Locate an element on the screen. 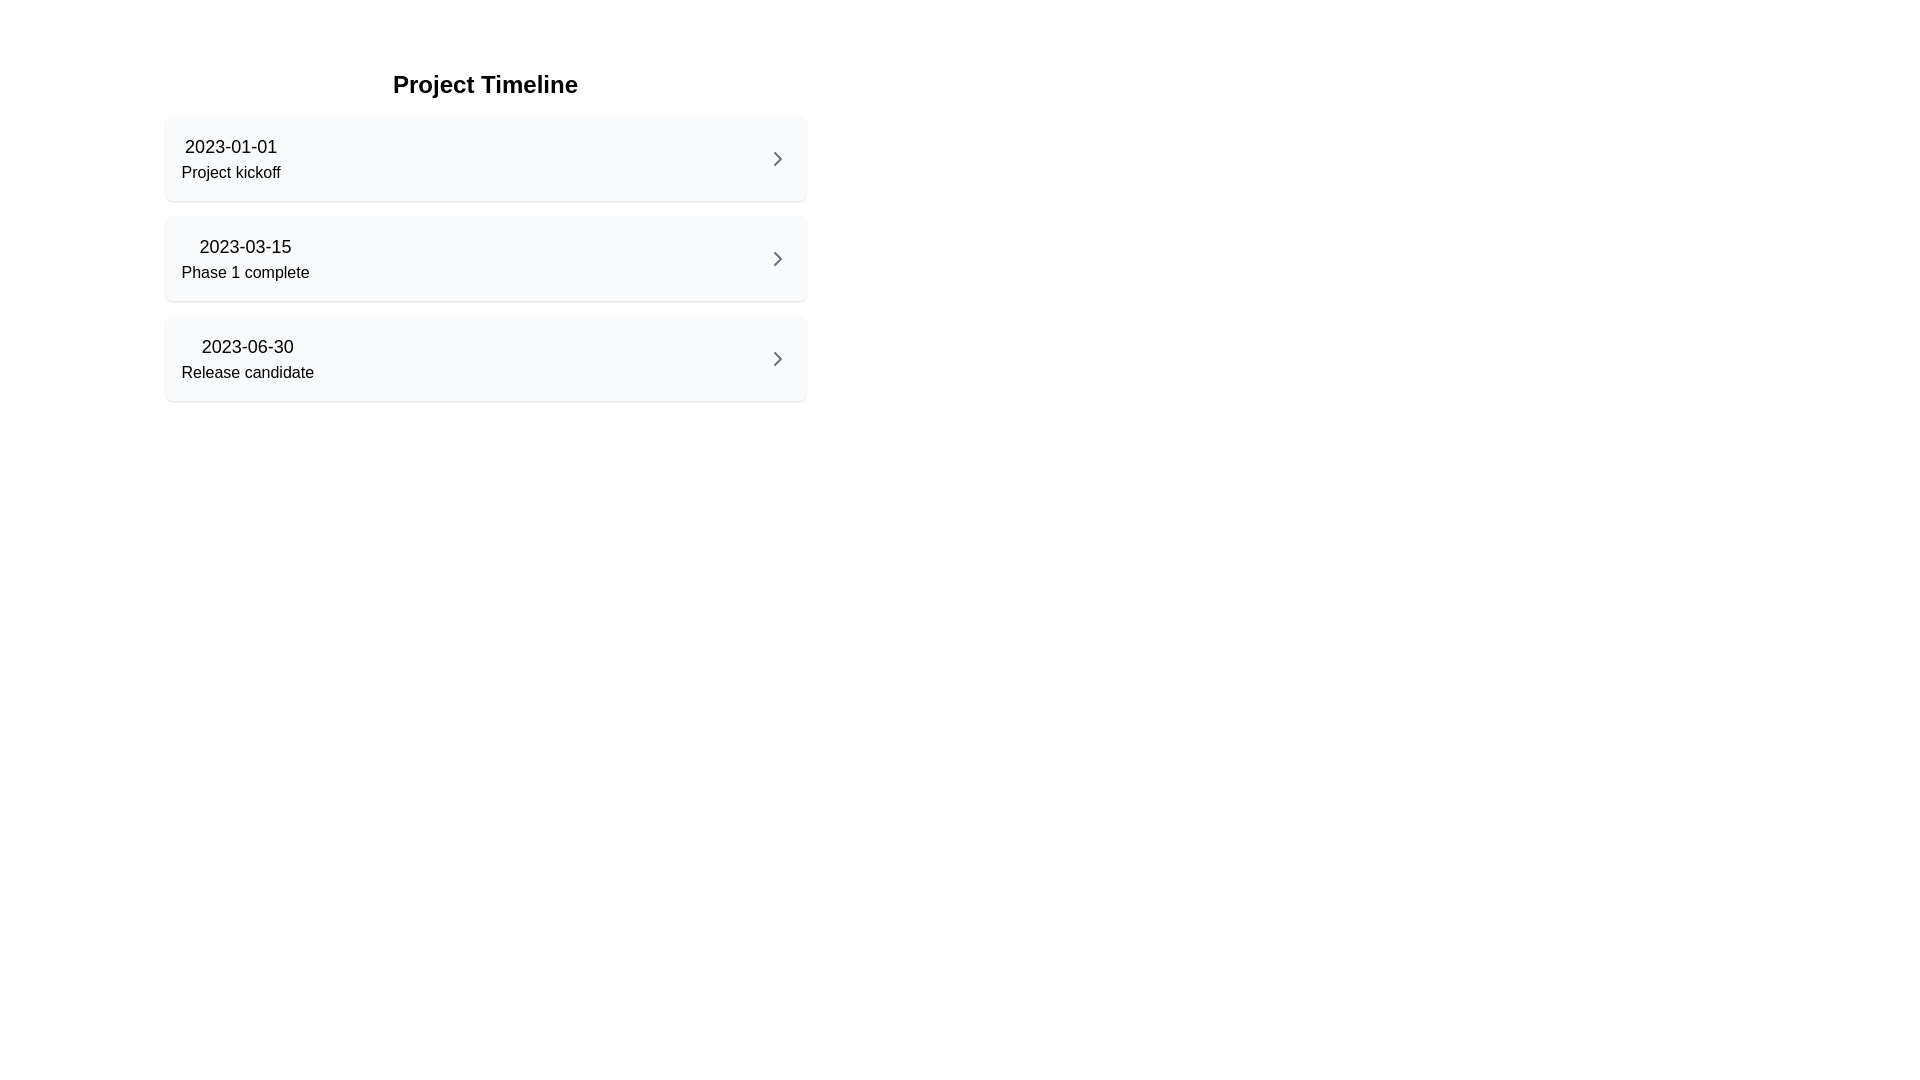 The image size is (1920, 1080). the first text block in the project timeline, which indicates the starting date of the project and is located in the first row of a vertically aligned list under the title 'Project Timeline' is located at coordinates (231, 157).